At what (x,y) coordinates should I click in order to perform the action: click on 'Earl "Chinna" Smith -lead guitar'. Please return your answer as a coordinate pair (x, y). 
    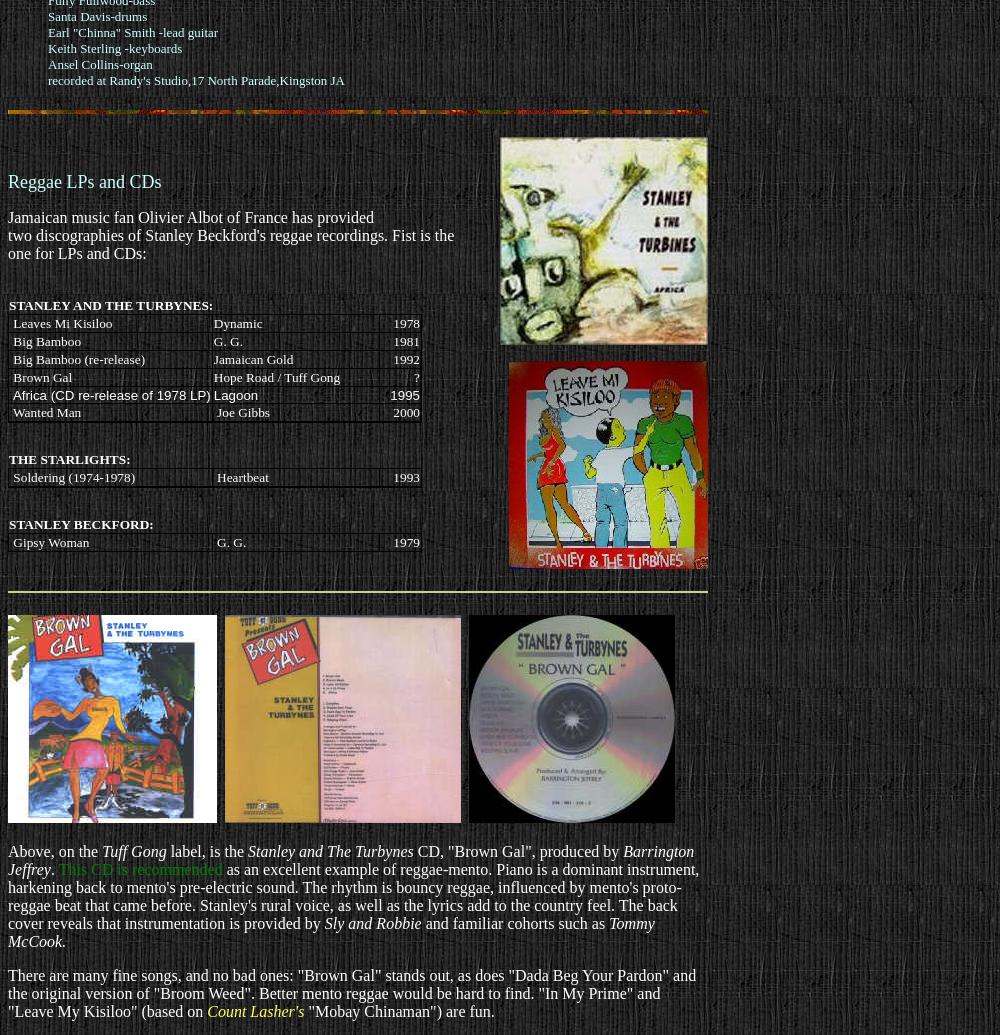
    Looking at the image, I should click on (133, 32).